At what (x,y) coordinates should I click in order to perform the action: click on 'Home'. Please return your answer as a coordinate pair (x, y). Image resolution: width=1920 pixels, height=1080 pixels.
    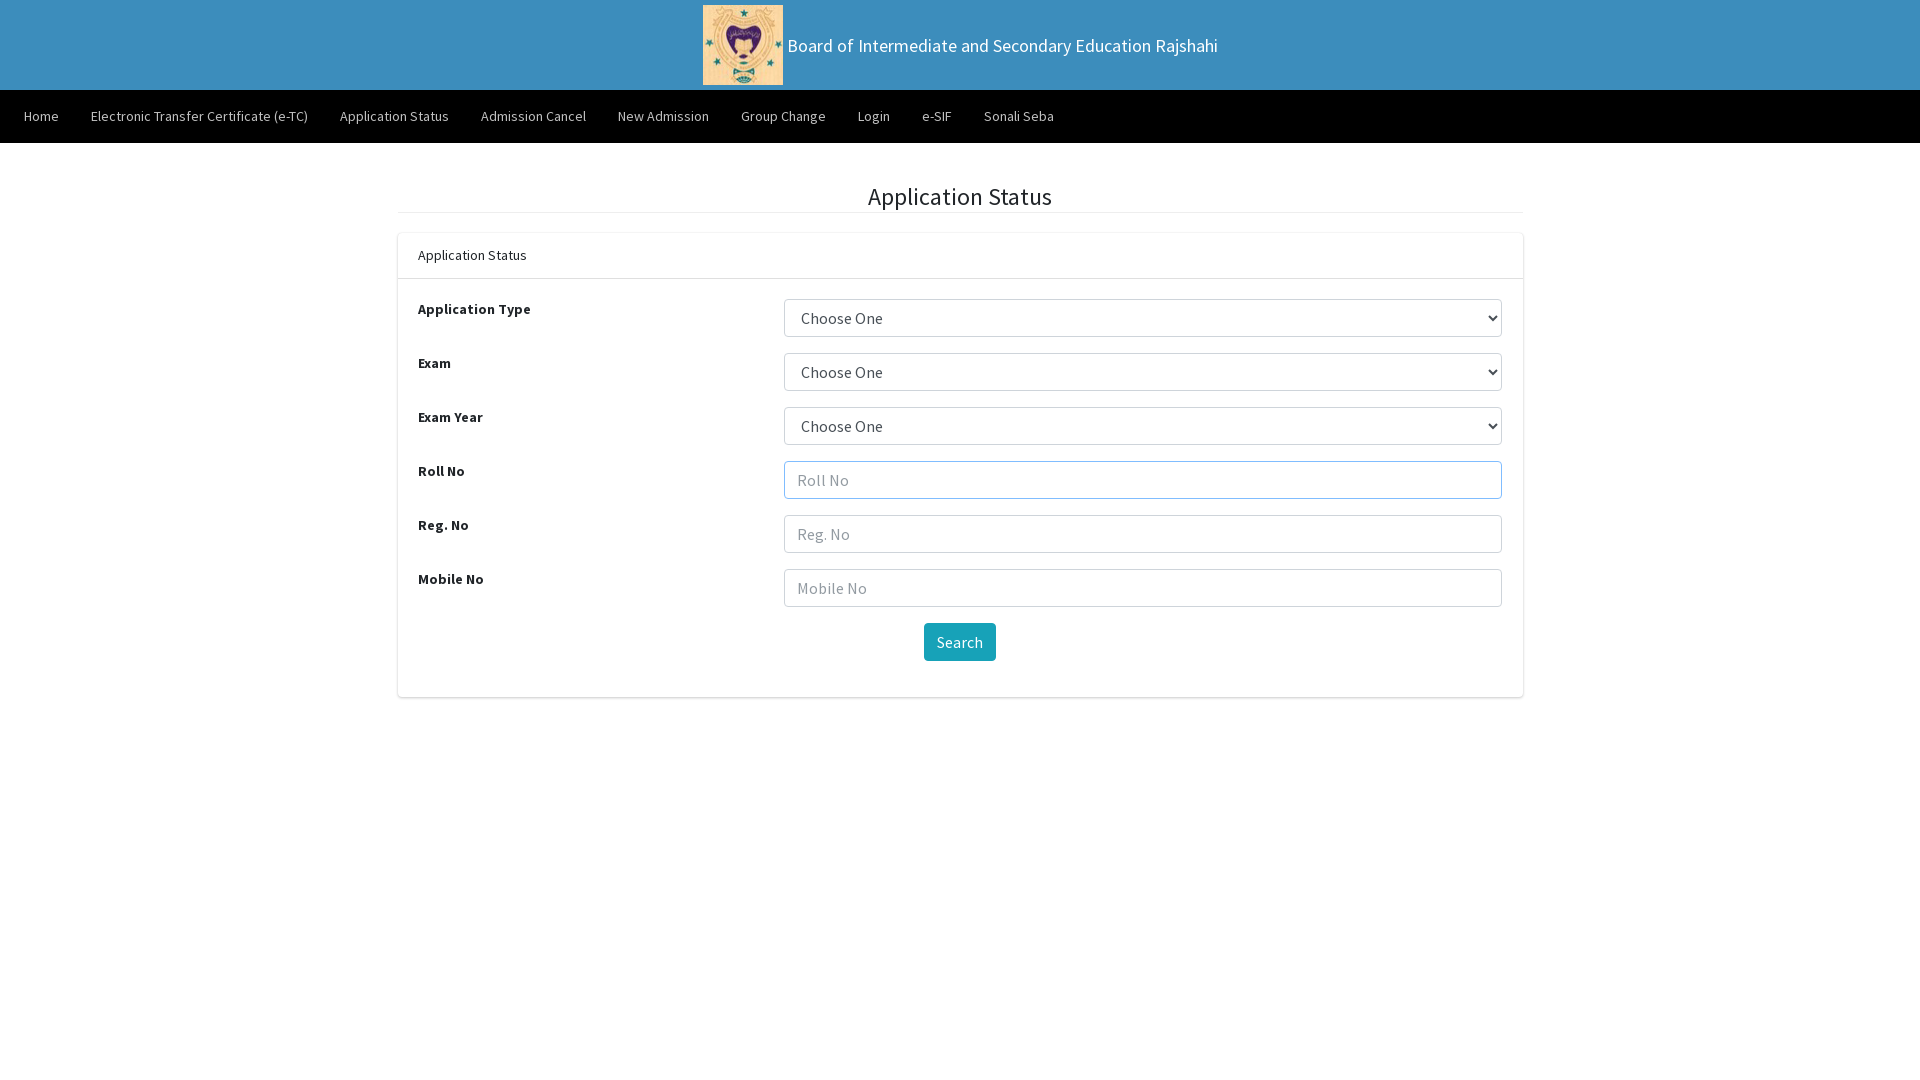
    Looking at the image, I should click on (41, 116).